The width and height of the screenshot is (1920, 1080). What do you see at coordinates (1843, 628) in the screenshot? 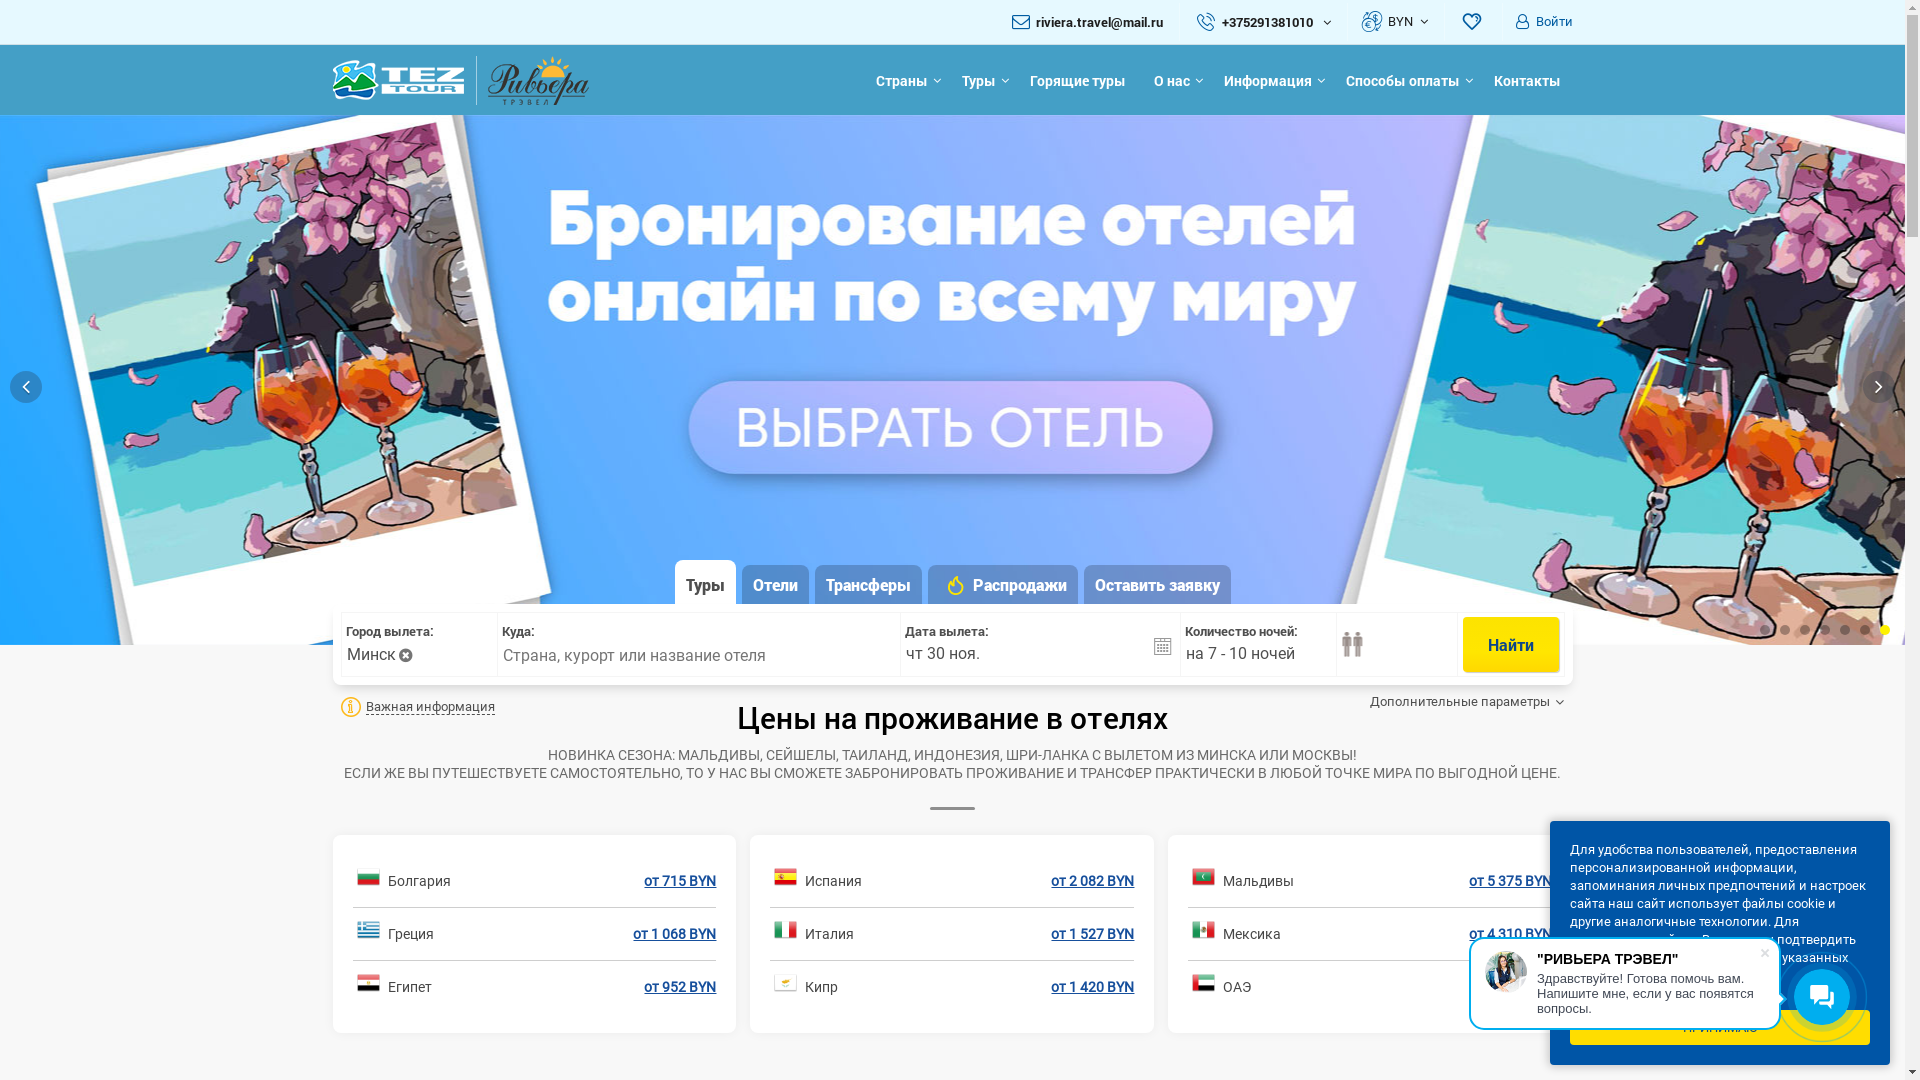
I see `'5'` at bounding box center [1843, 628].